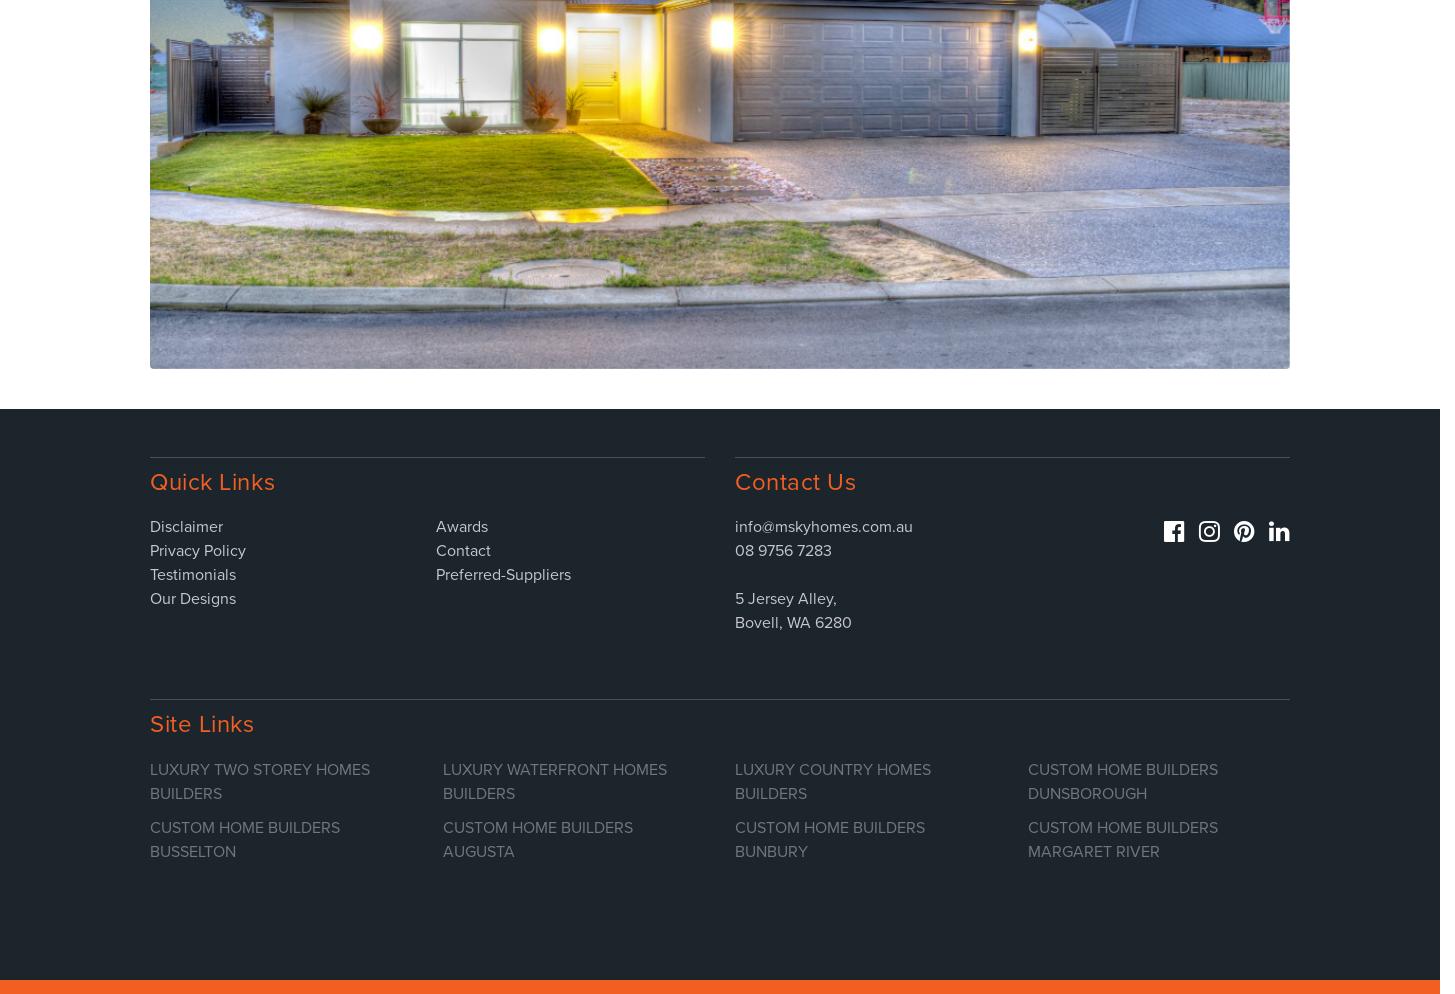 This screenshot has height=994, width=1455. What do you see at coordinates (186, 527) in the screenshot?
I see `'Disclaimer'` at bounding box center [186, 527].